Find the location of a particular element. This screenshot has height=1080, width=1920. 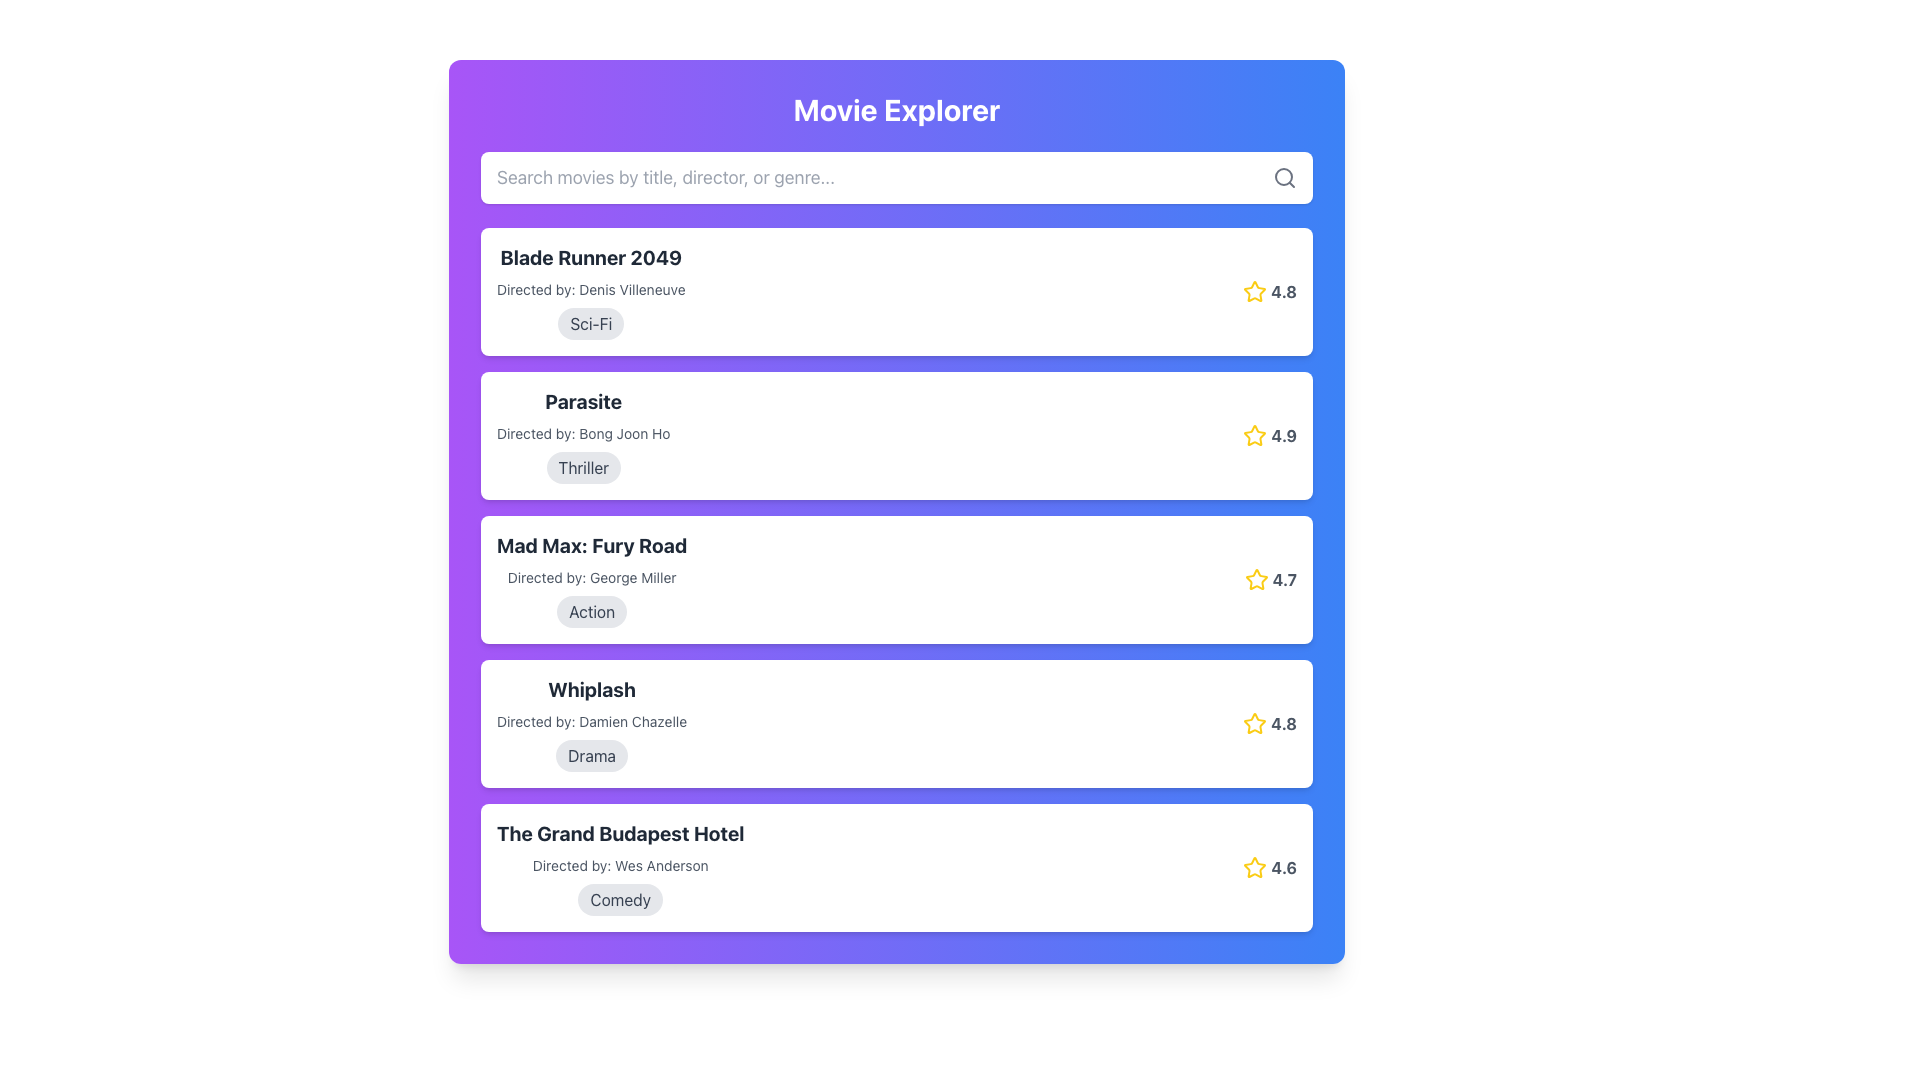

the static text display that provides information about the director of the movie 'Blade Runner 2049', located between the title and the genre tag in the first movie card is located at coordinates (590, 289).